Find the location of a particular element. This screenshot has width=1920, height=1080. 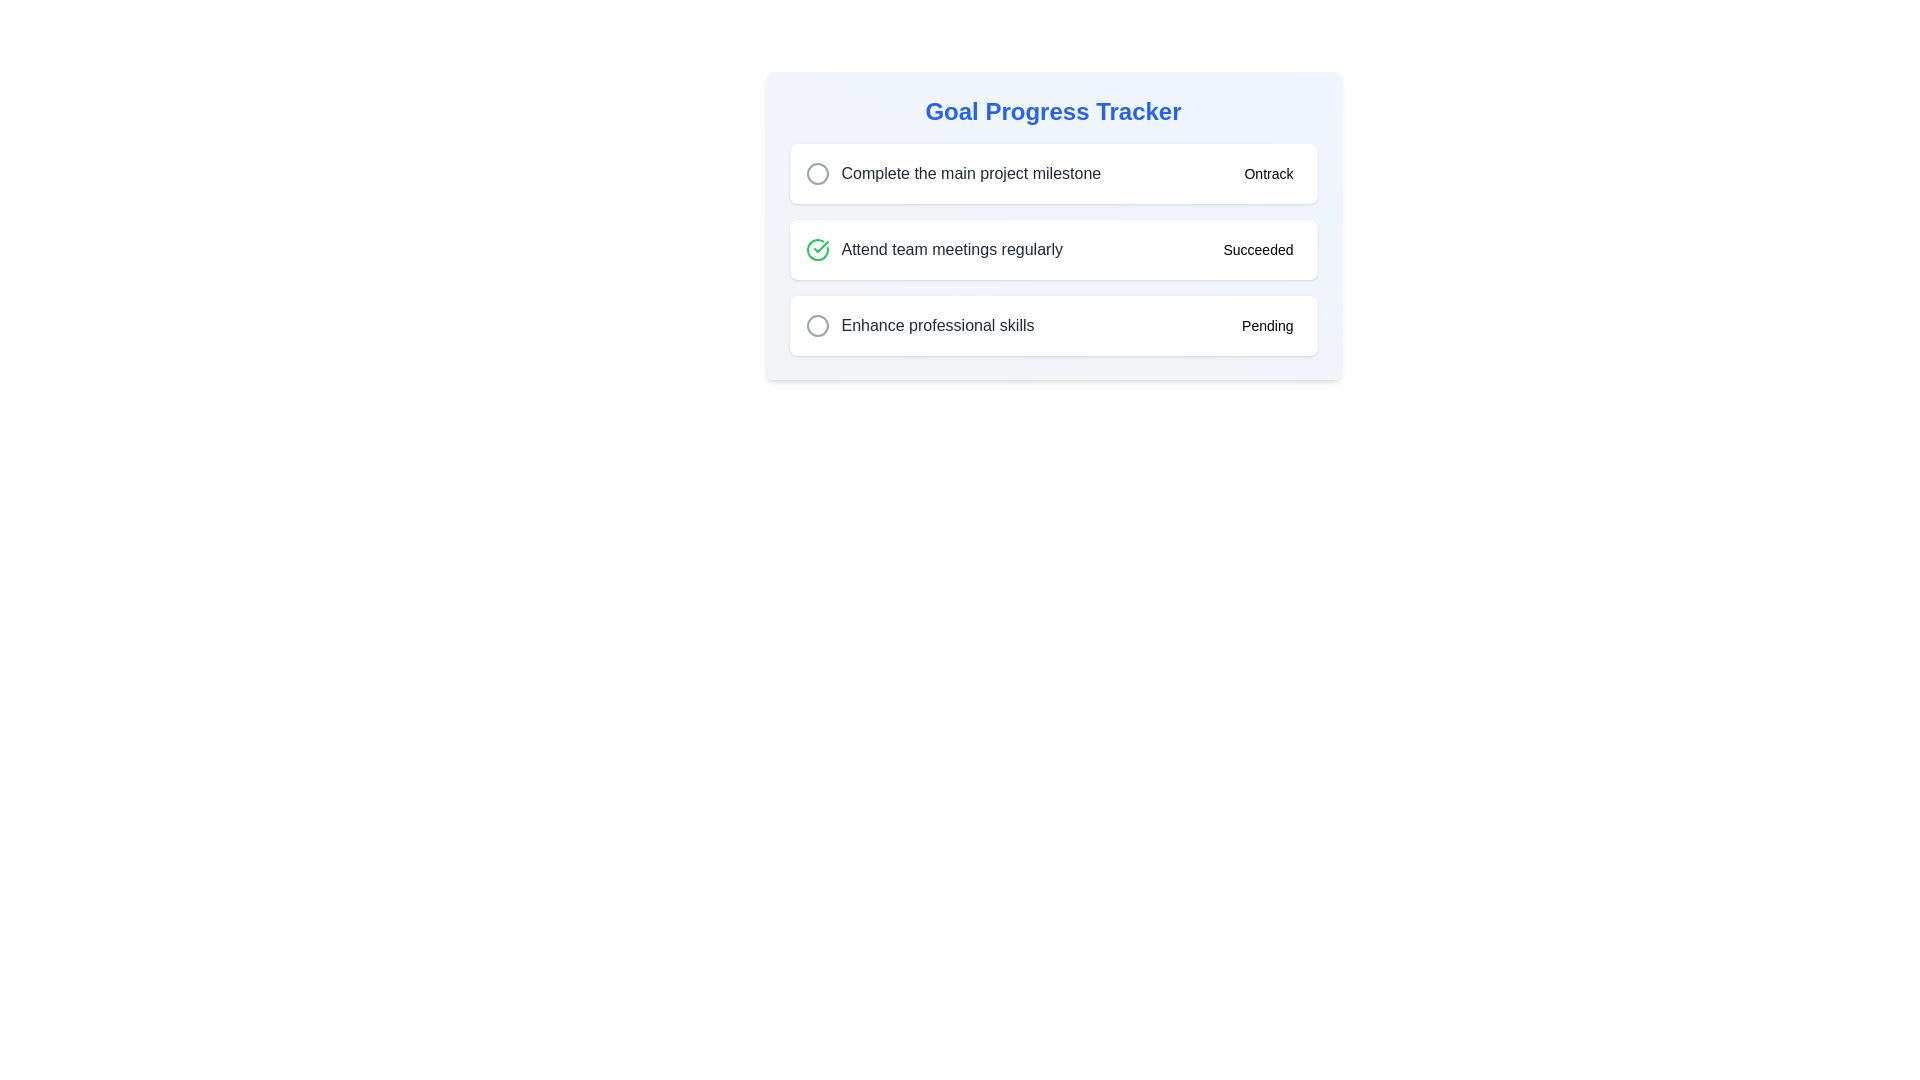

text of the status item labeled 'Enhance professional skills', which is a Text label with an icon located in the lower part of the 'Goal Progress Tracker' section is located at coordinates (919, 325).